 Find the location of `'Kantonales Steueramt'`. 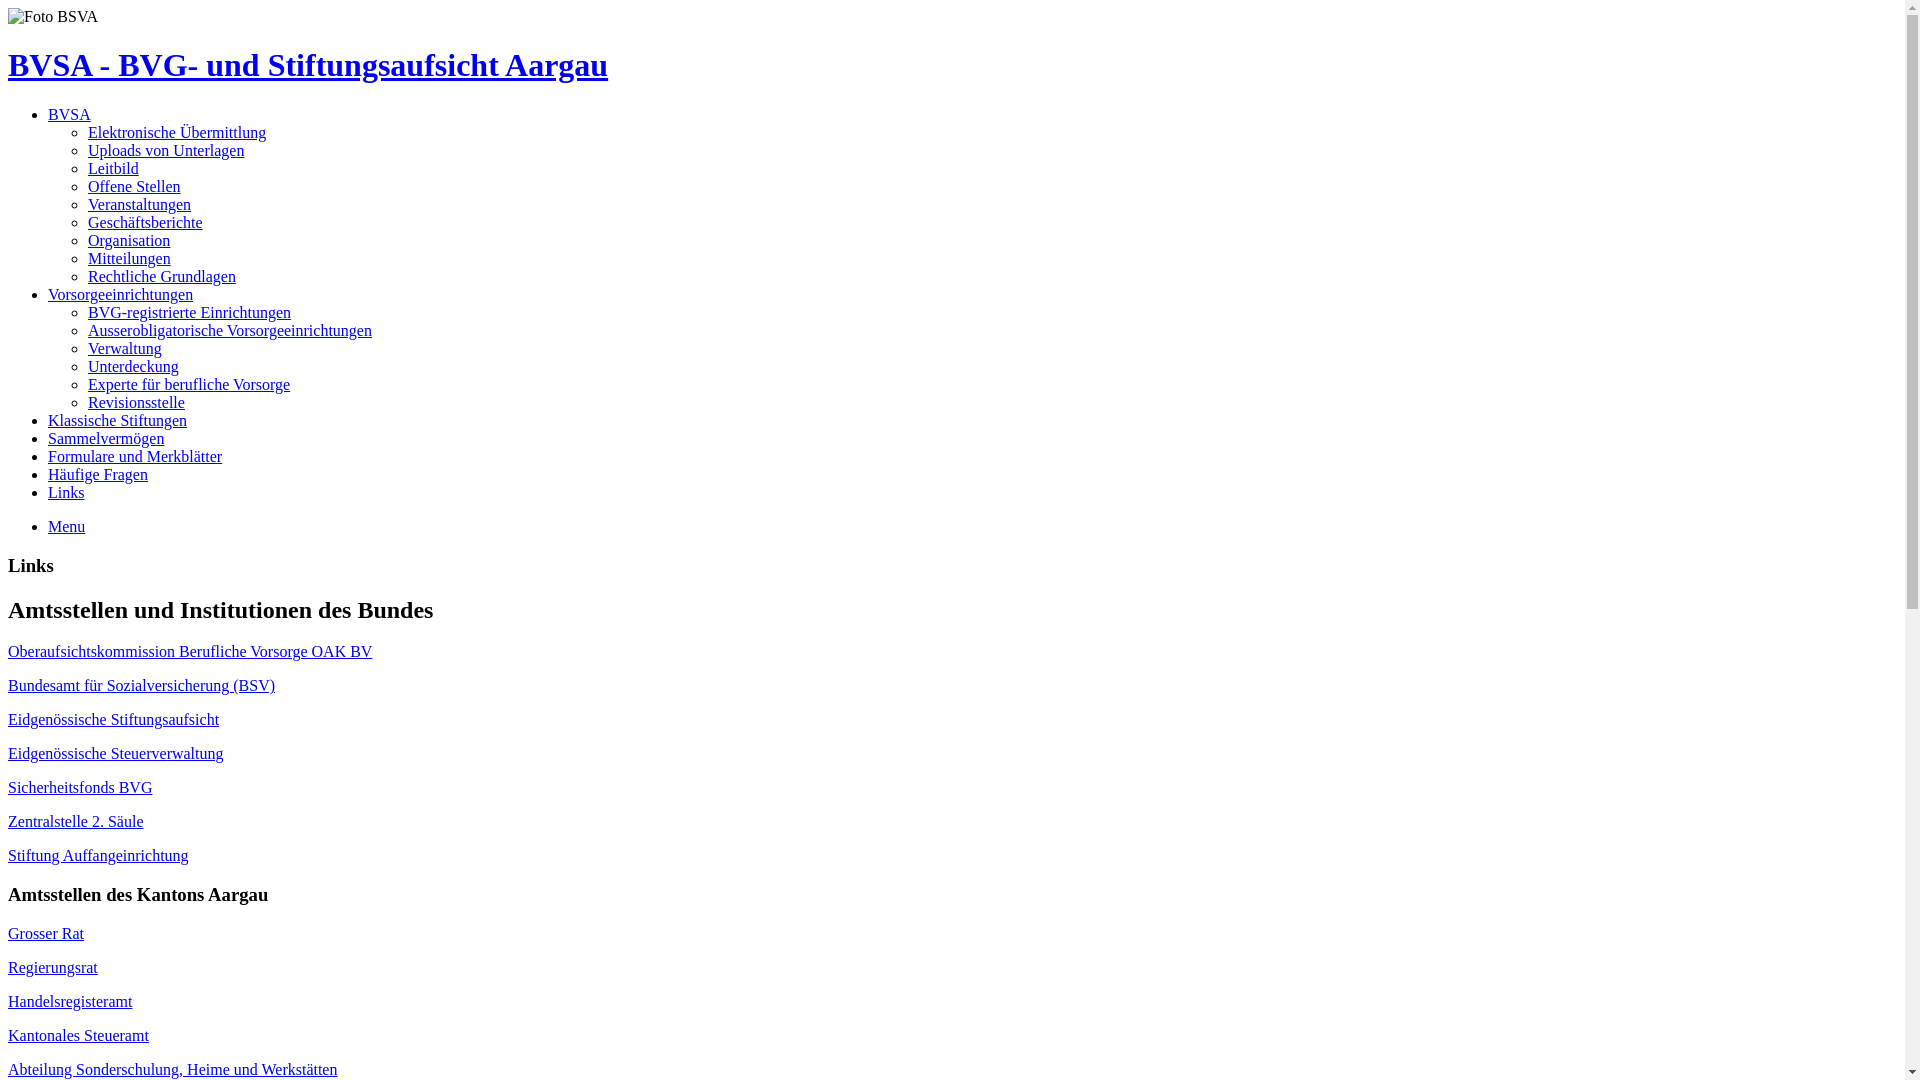

'Kantonales Steueramt' is located at coordinates (78, 1035).